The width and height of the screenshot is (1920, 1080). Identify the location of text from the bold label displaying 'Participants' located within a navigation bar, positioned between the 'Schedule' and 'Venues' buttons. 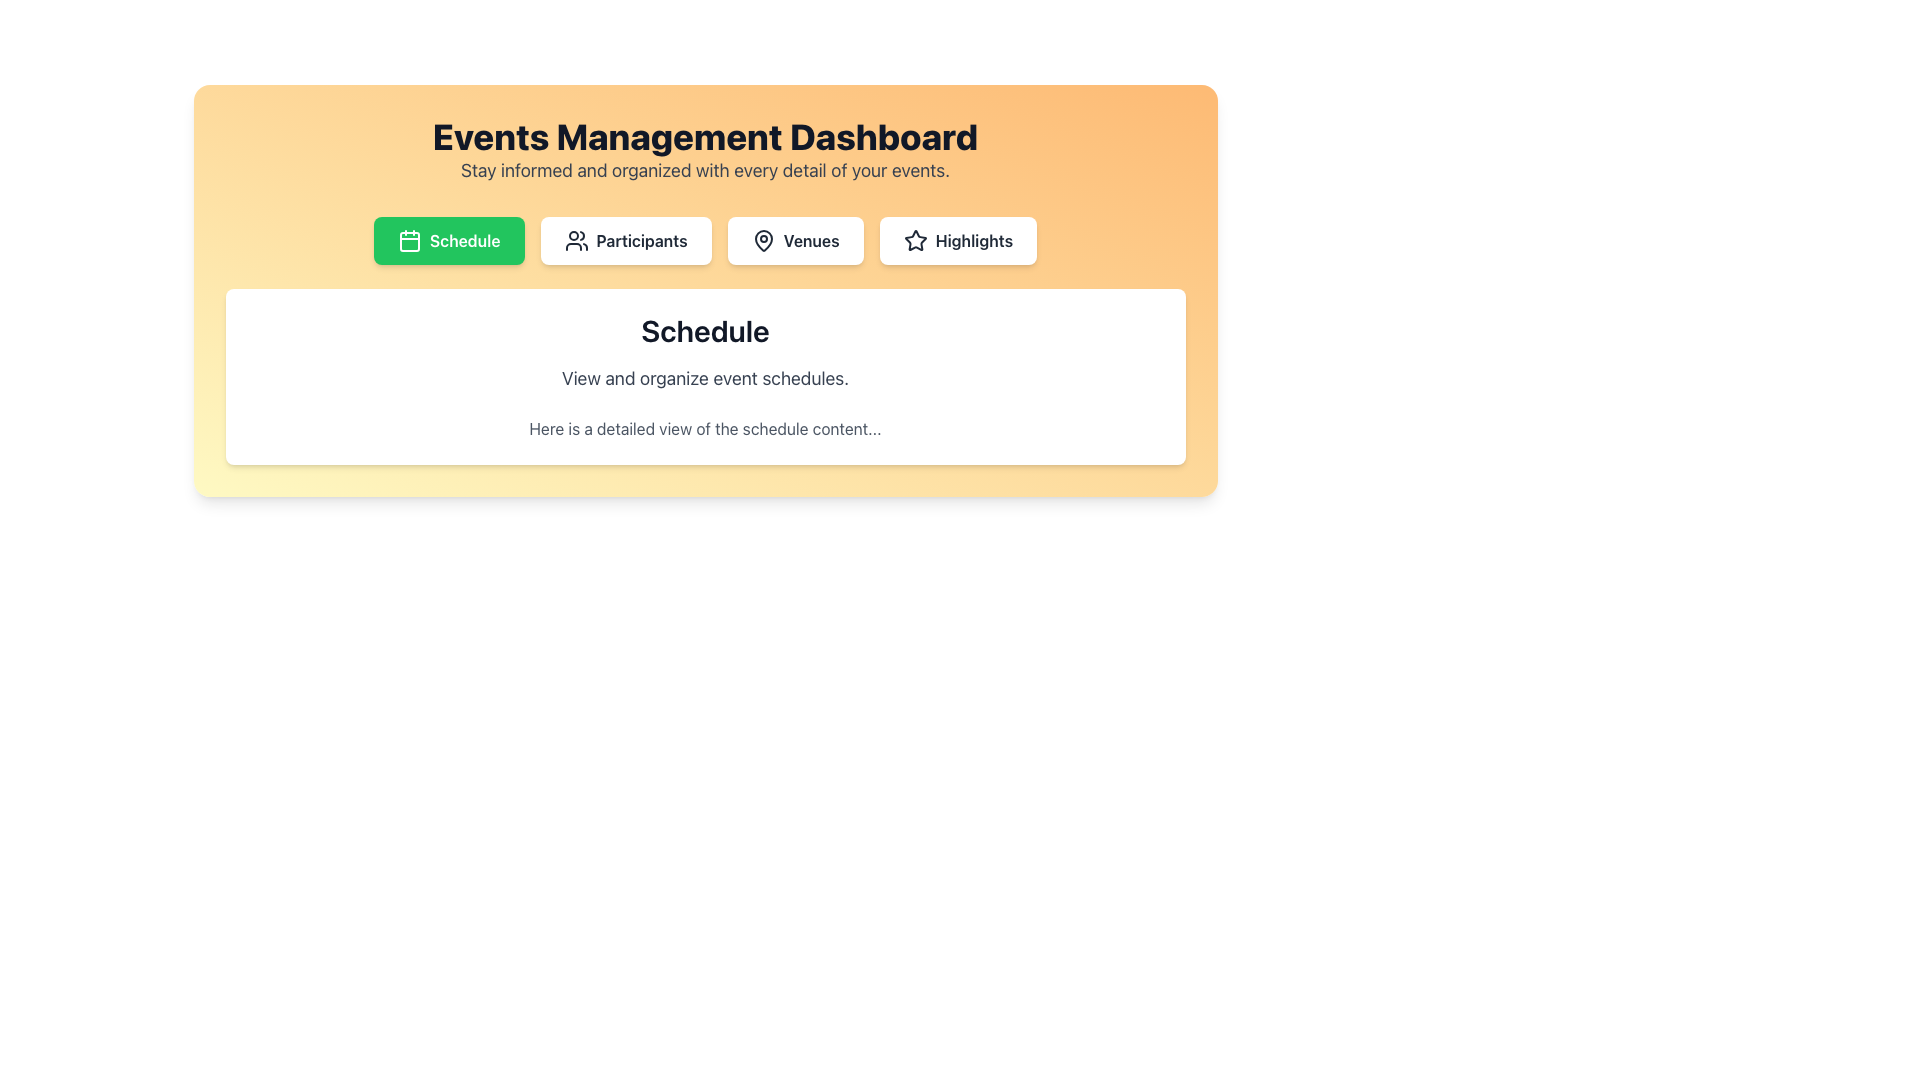
(642, 239).